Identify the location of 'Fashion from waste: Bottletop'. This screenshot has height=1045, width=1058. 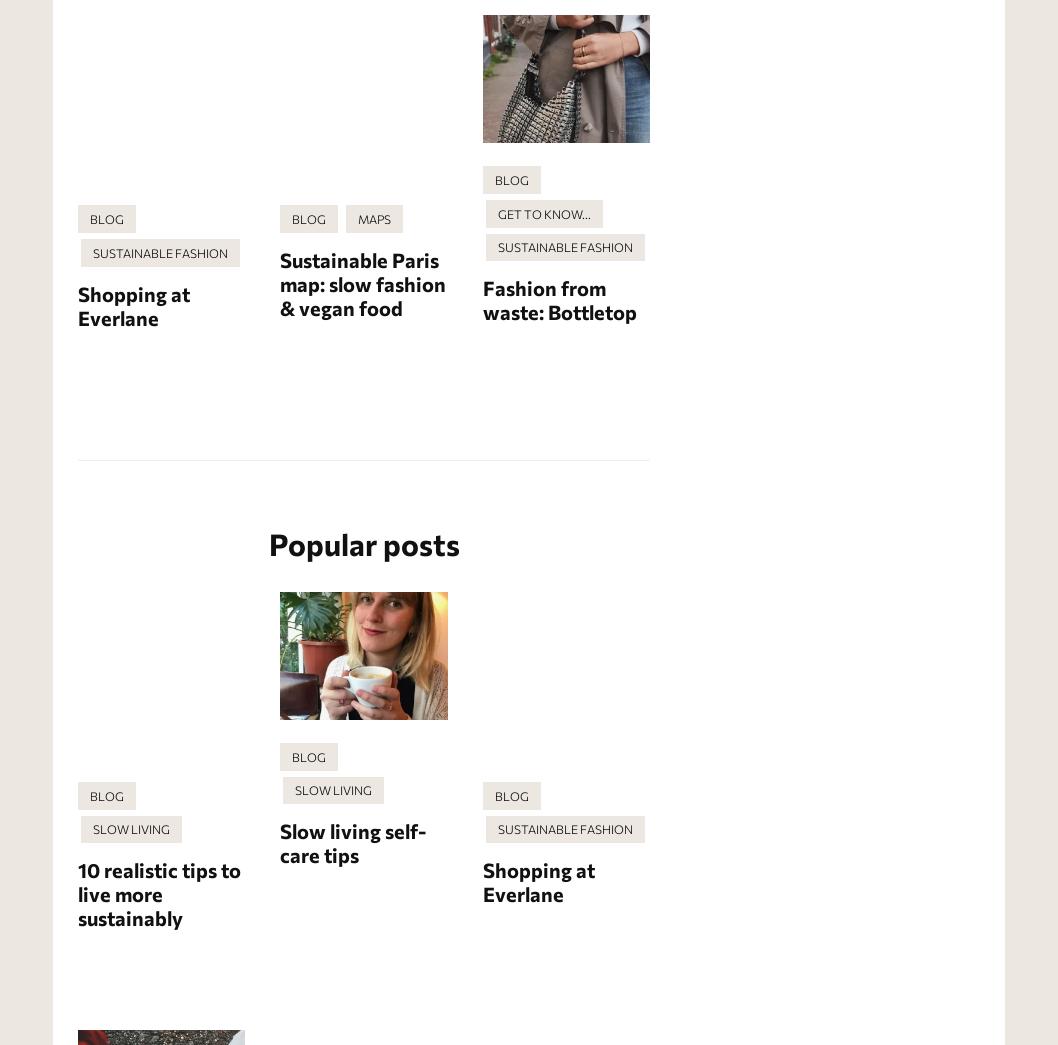
(559, 300).